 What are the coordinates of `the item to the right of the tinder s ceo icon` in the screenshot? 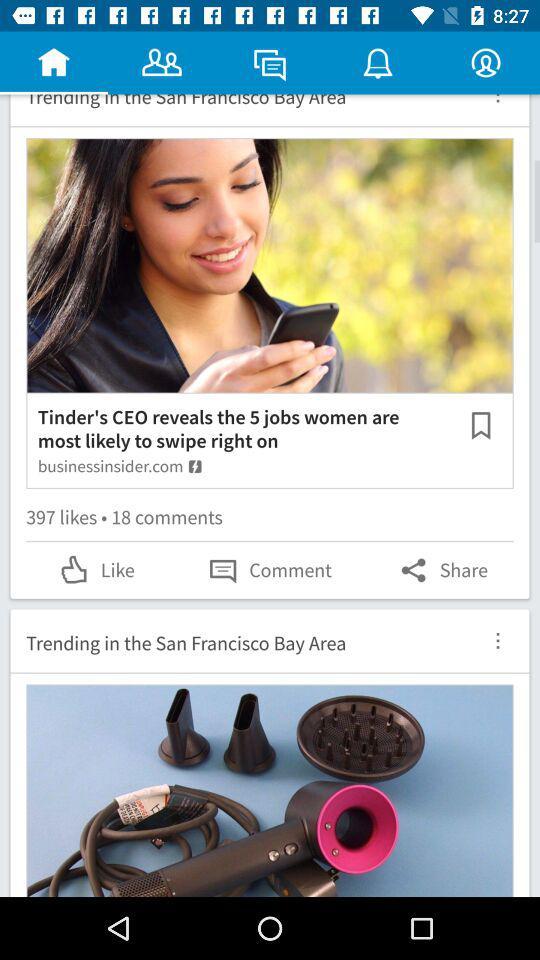 It's located at (480, 425).